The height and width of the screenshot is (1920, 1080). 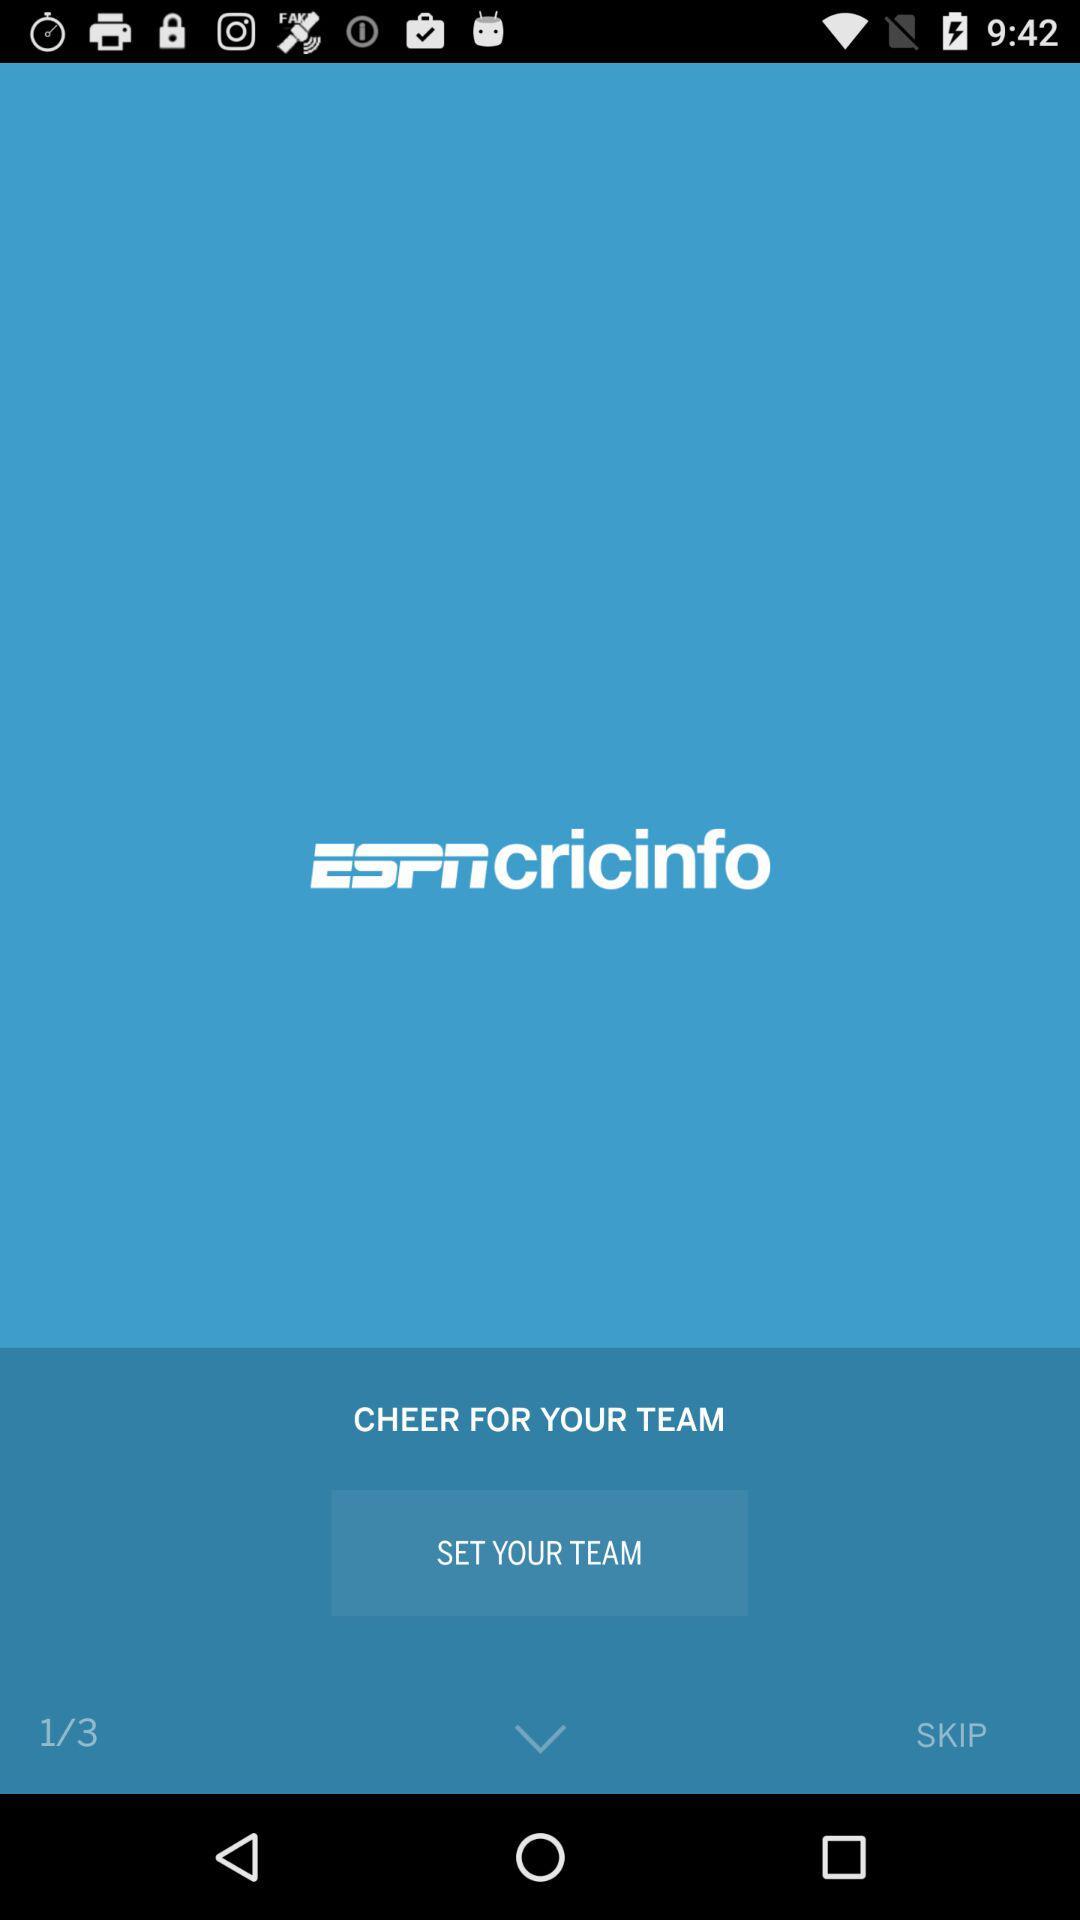 I want to click on the button below set your team, so click(x=540, y=1738).